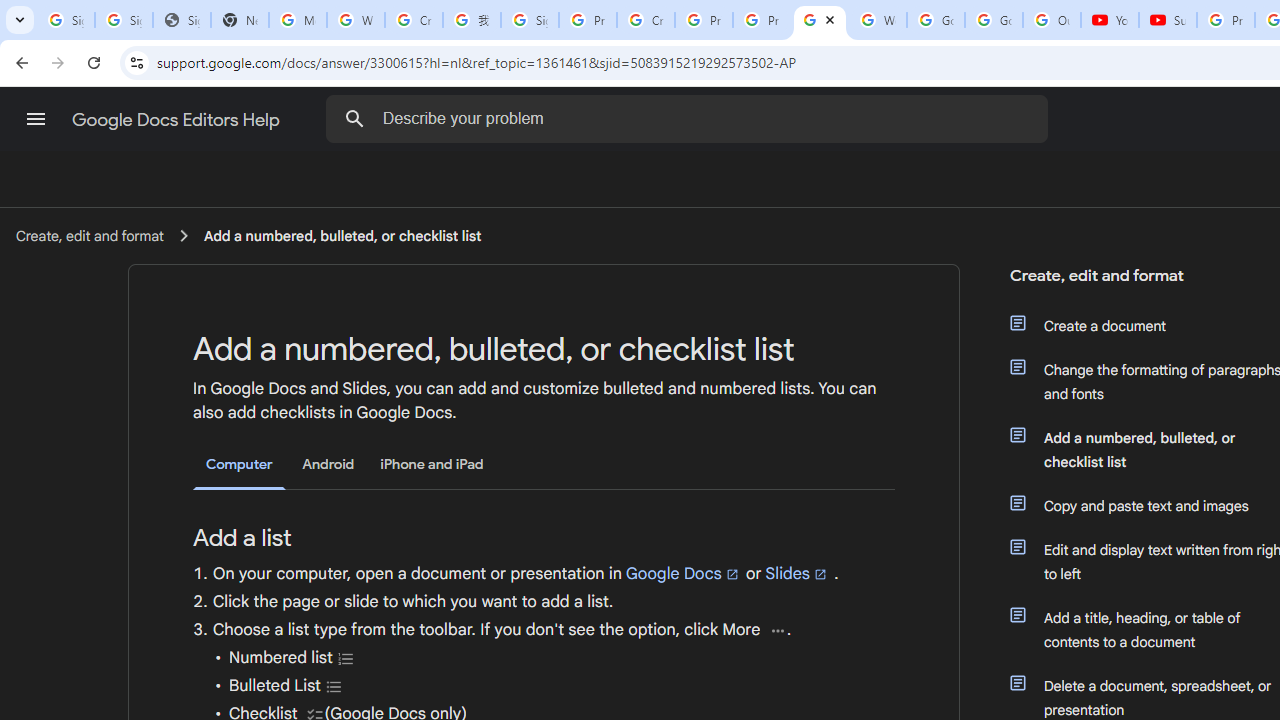  I want to click on 'Search tabs', so click(20, 20).